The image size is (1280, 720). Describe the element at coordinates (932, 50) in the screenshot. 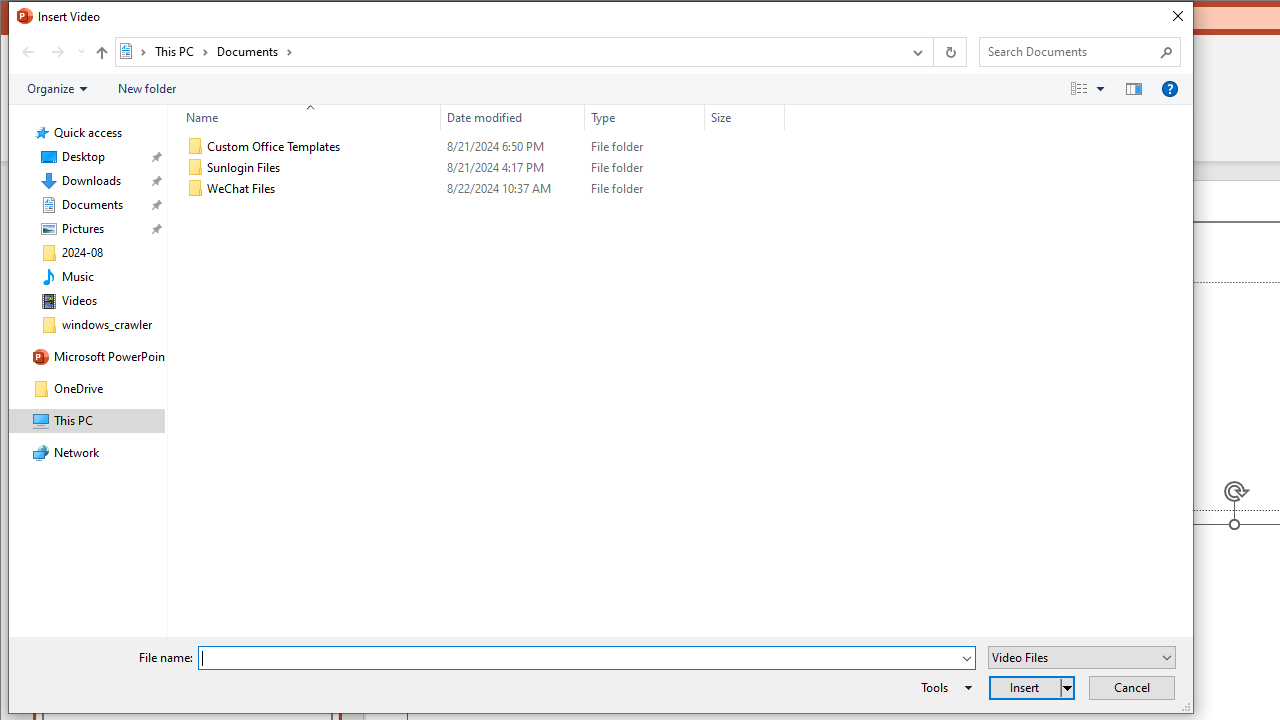

I see `'Address band toolbar'` at that location.